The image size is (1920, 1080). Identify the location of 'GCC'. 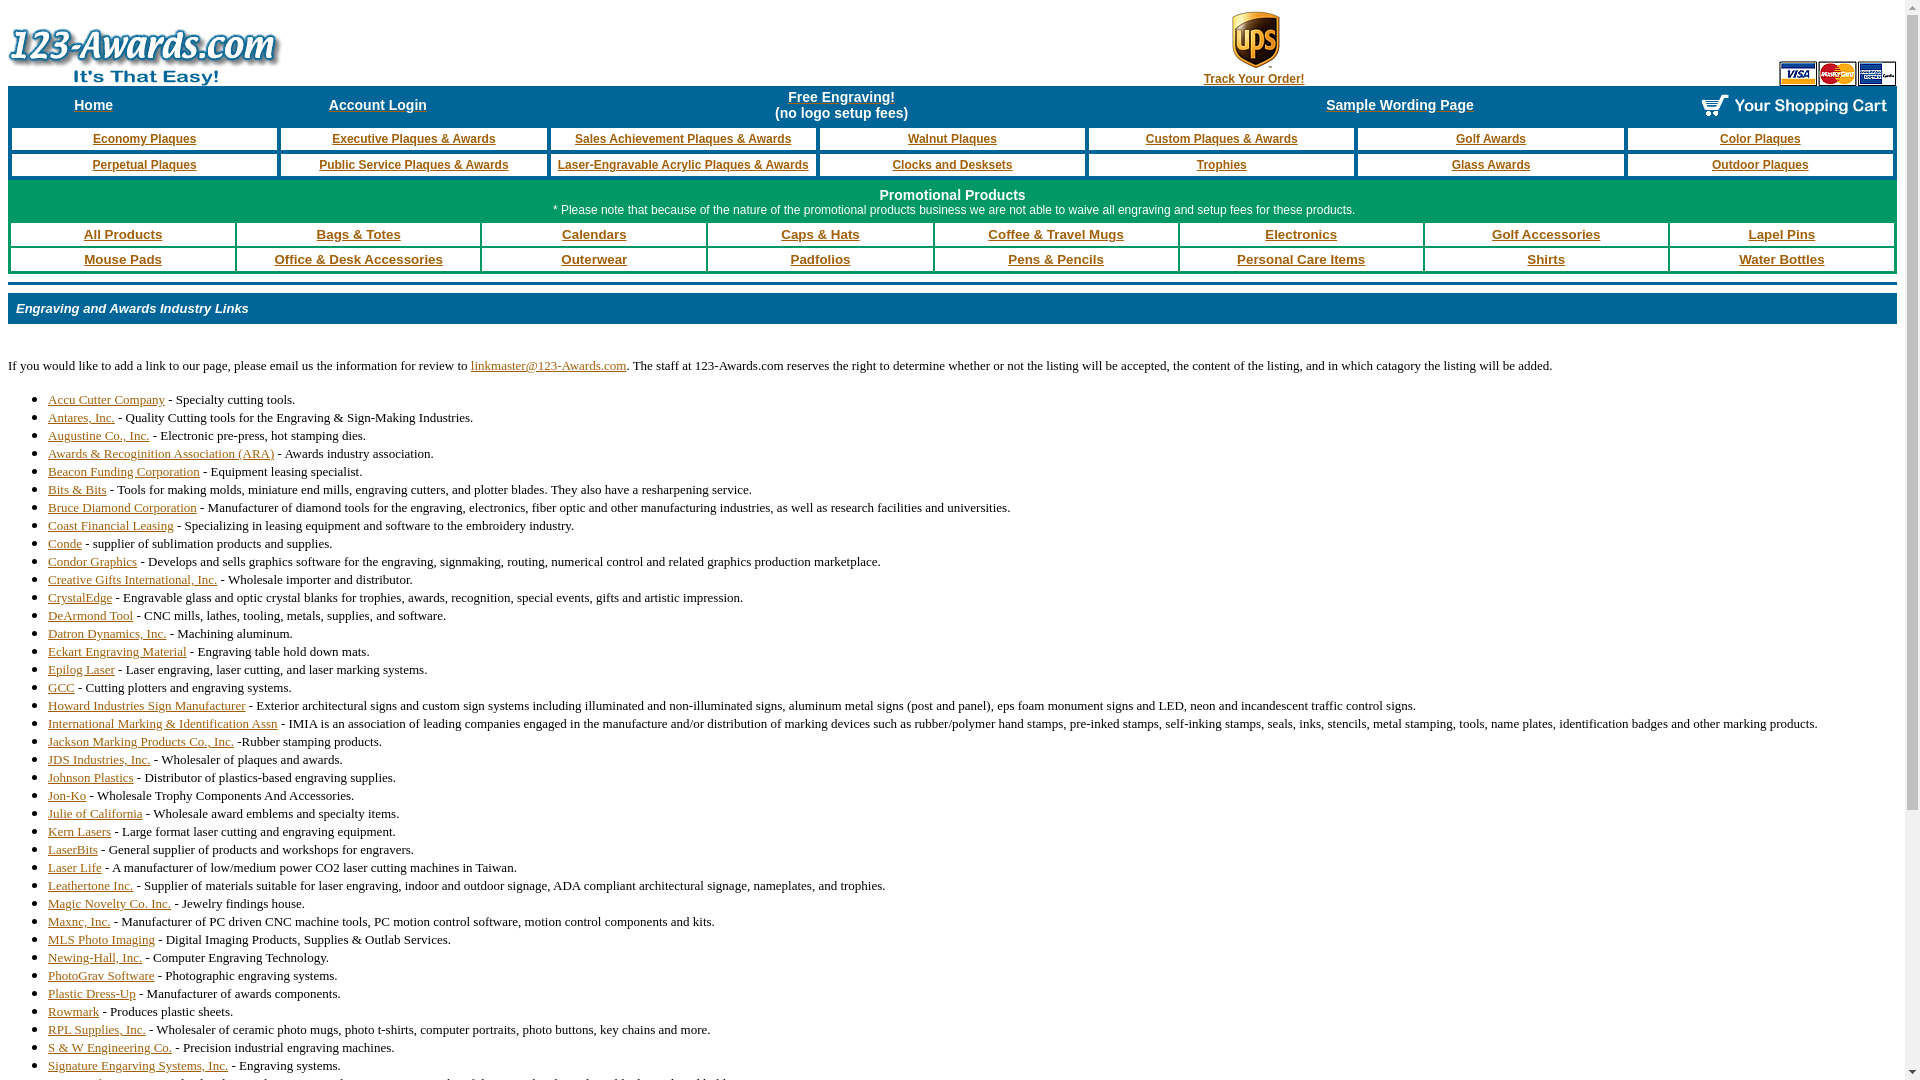
(61, 686).